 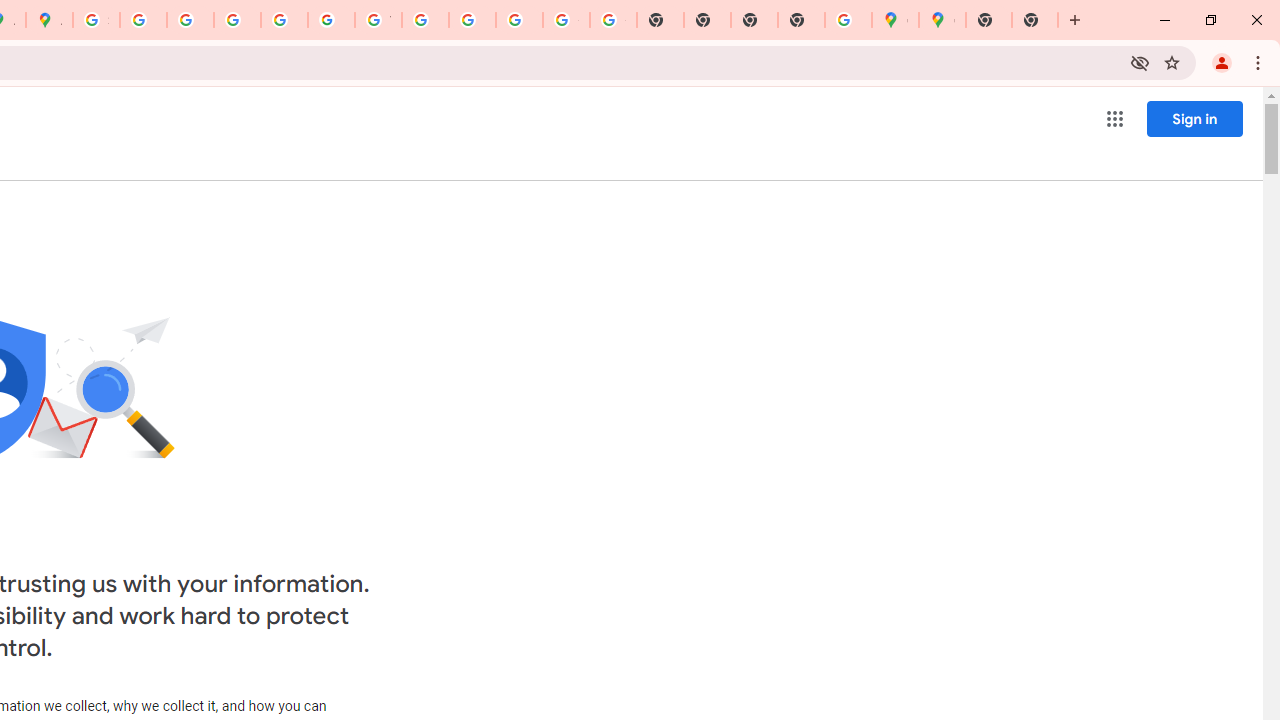 What do you see at coordinates (1074, 20) in the screenshot?
I see `'New Tab'` at bounding box center [1074, 20].